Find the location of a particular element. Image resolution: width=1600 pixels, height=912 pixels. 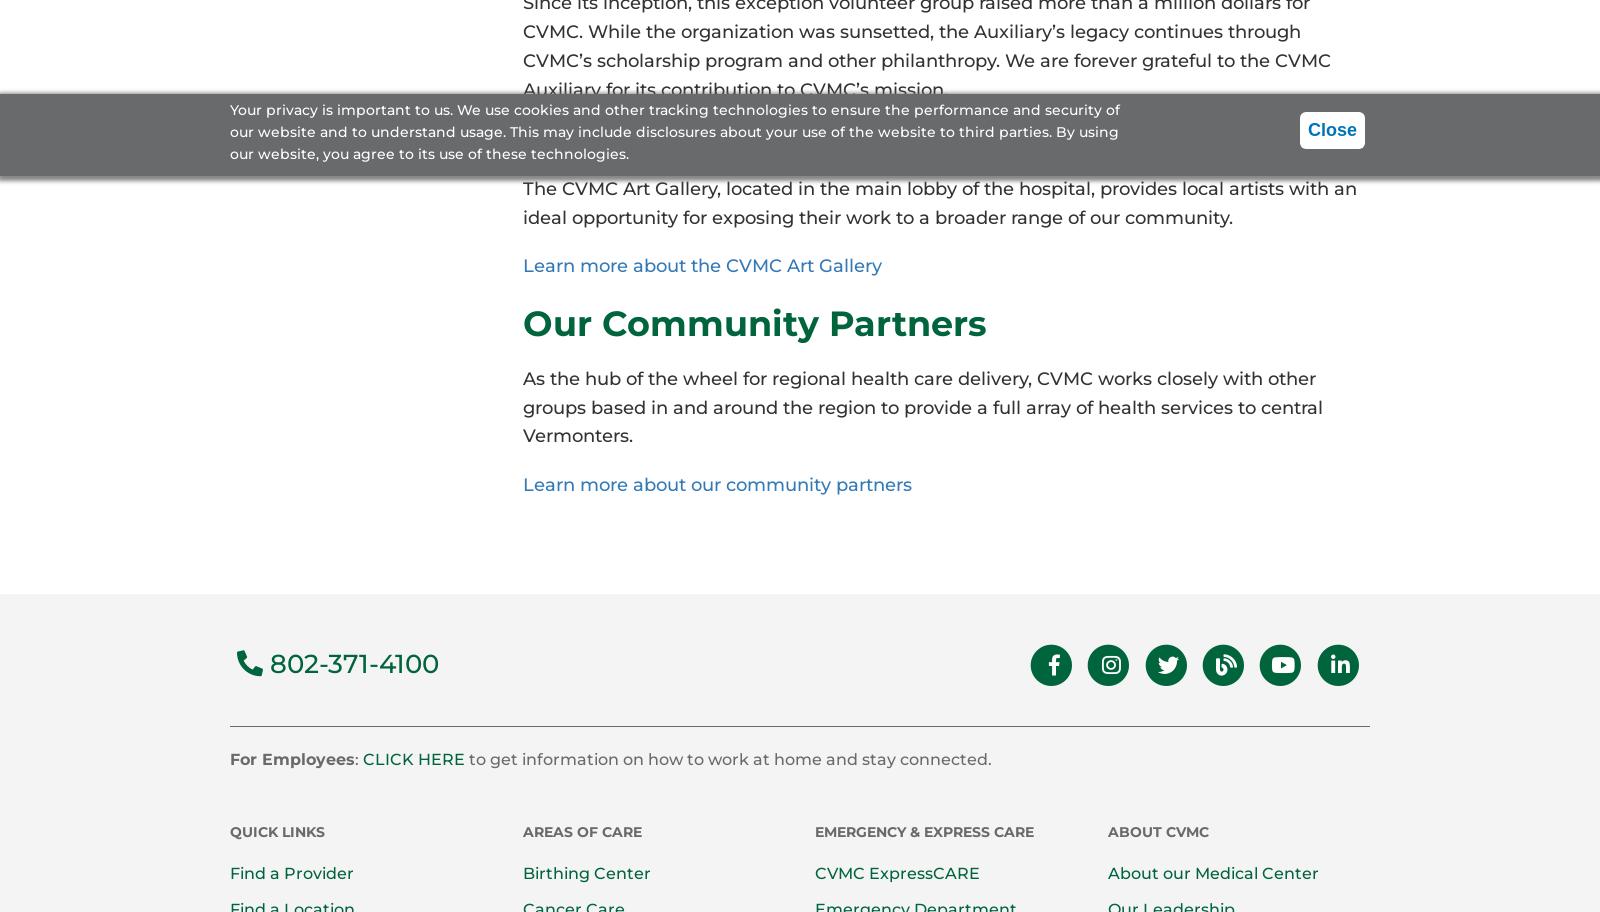

'to get information on how to work at home and stay connected.' is located at coordinates (728, 758).